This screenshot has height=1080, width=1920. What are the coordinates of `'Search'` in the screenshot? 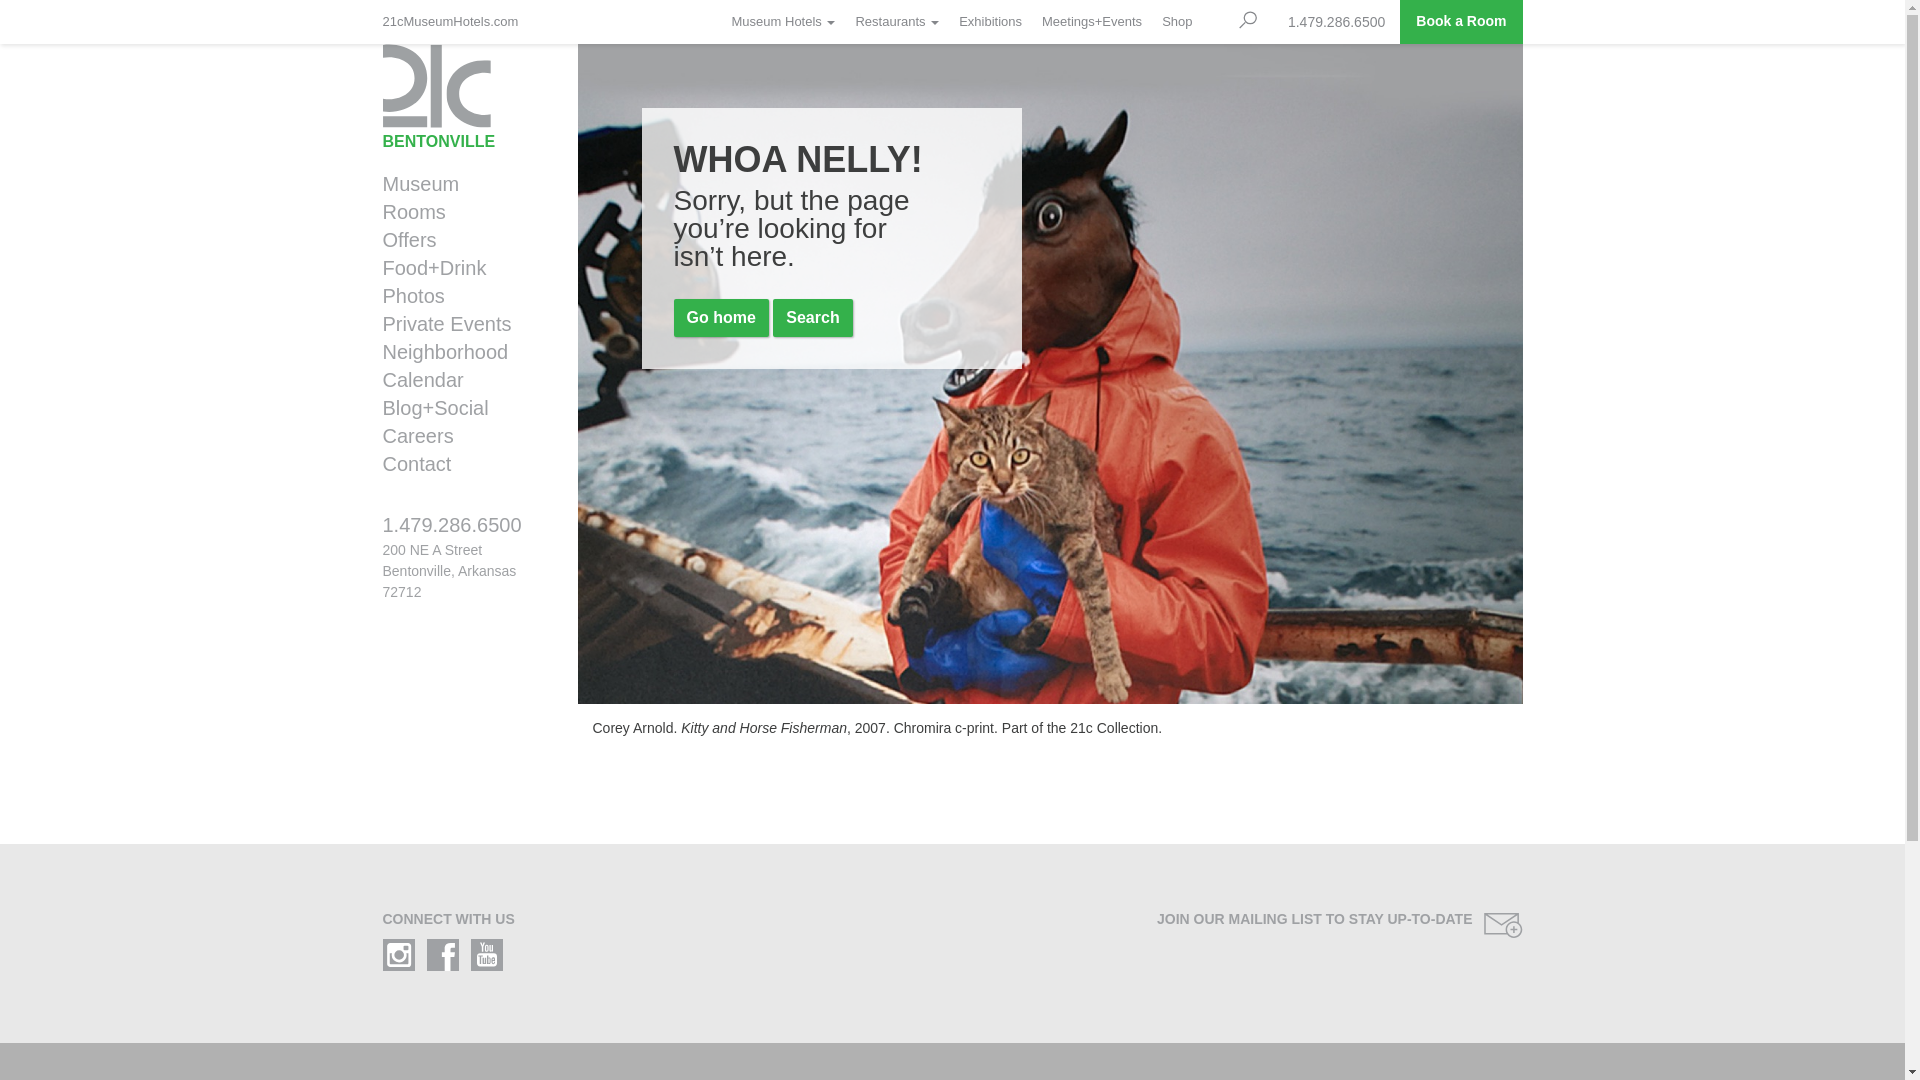 It's located at (812, 316).